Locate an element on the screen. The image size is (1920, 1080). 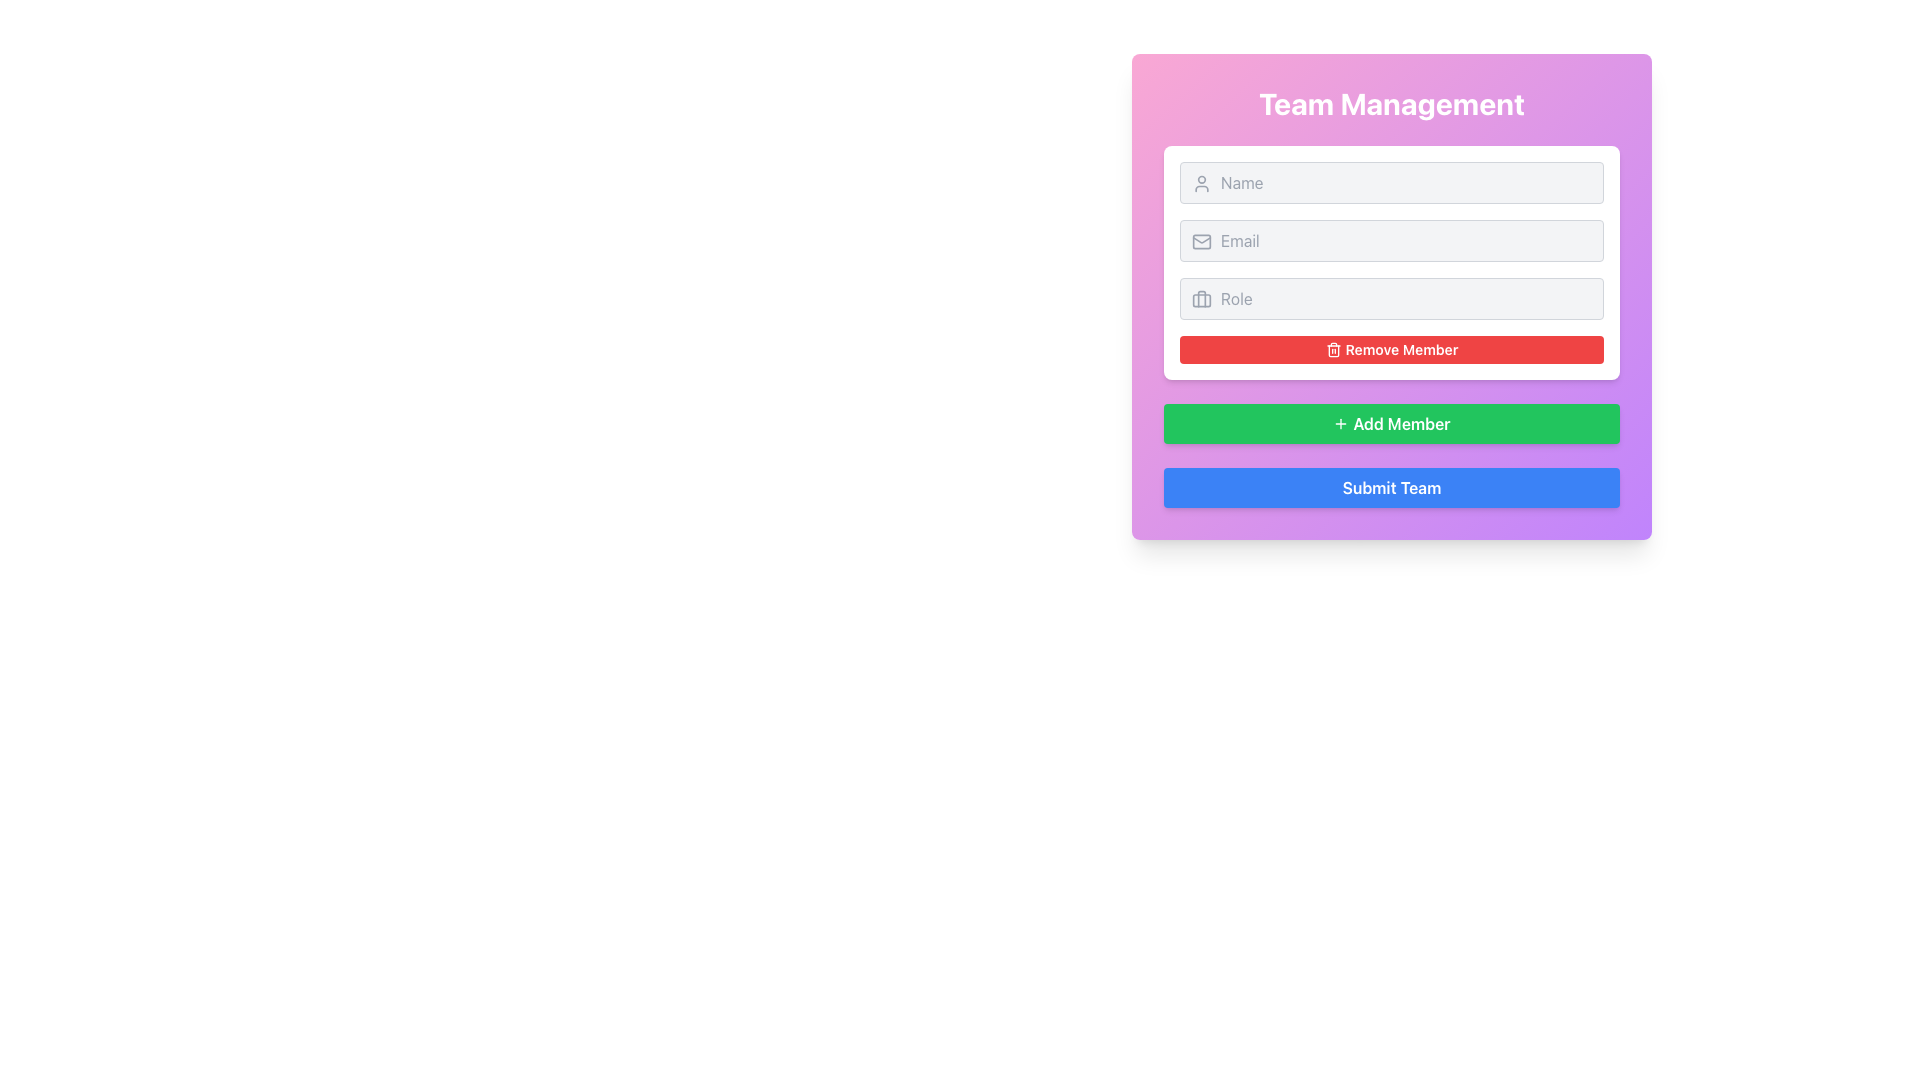
the briefcase icon element, which is a small graphical icon in a minimalist, line-drawn style located to the left of the text input field labeled 'Role' is located at coordinates (1200, 300).